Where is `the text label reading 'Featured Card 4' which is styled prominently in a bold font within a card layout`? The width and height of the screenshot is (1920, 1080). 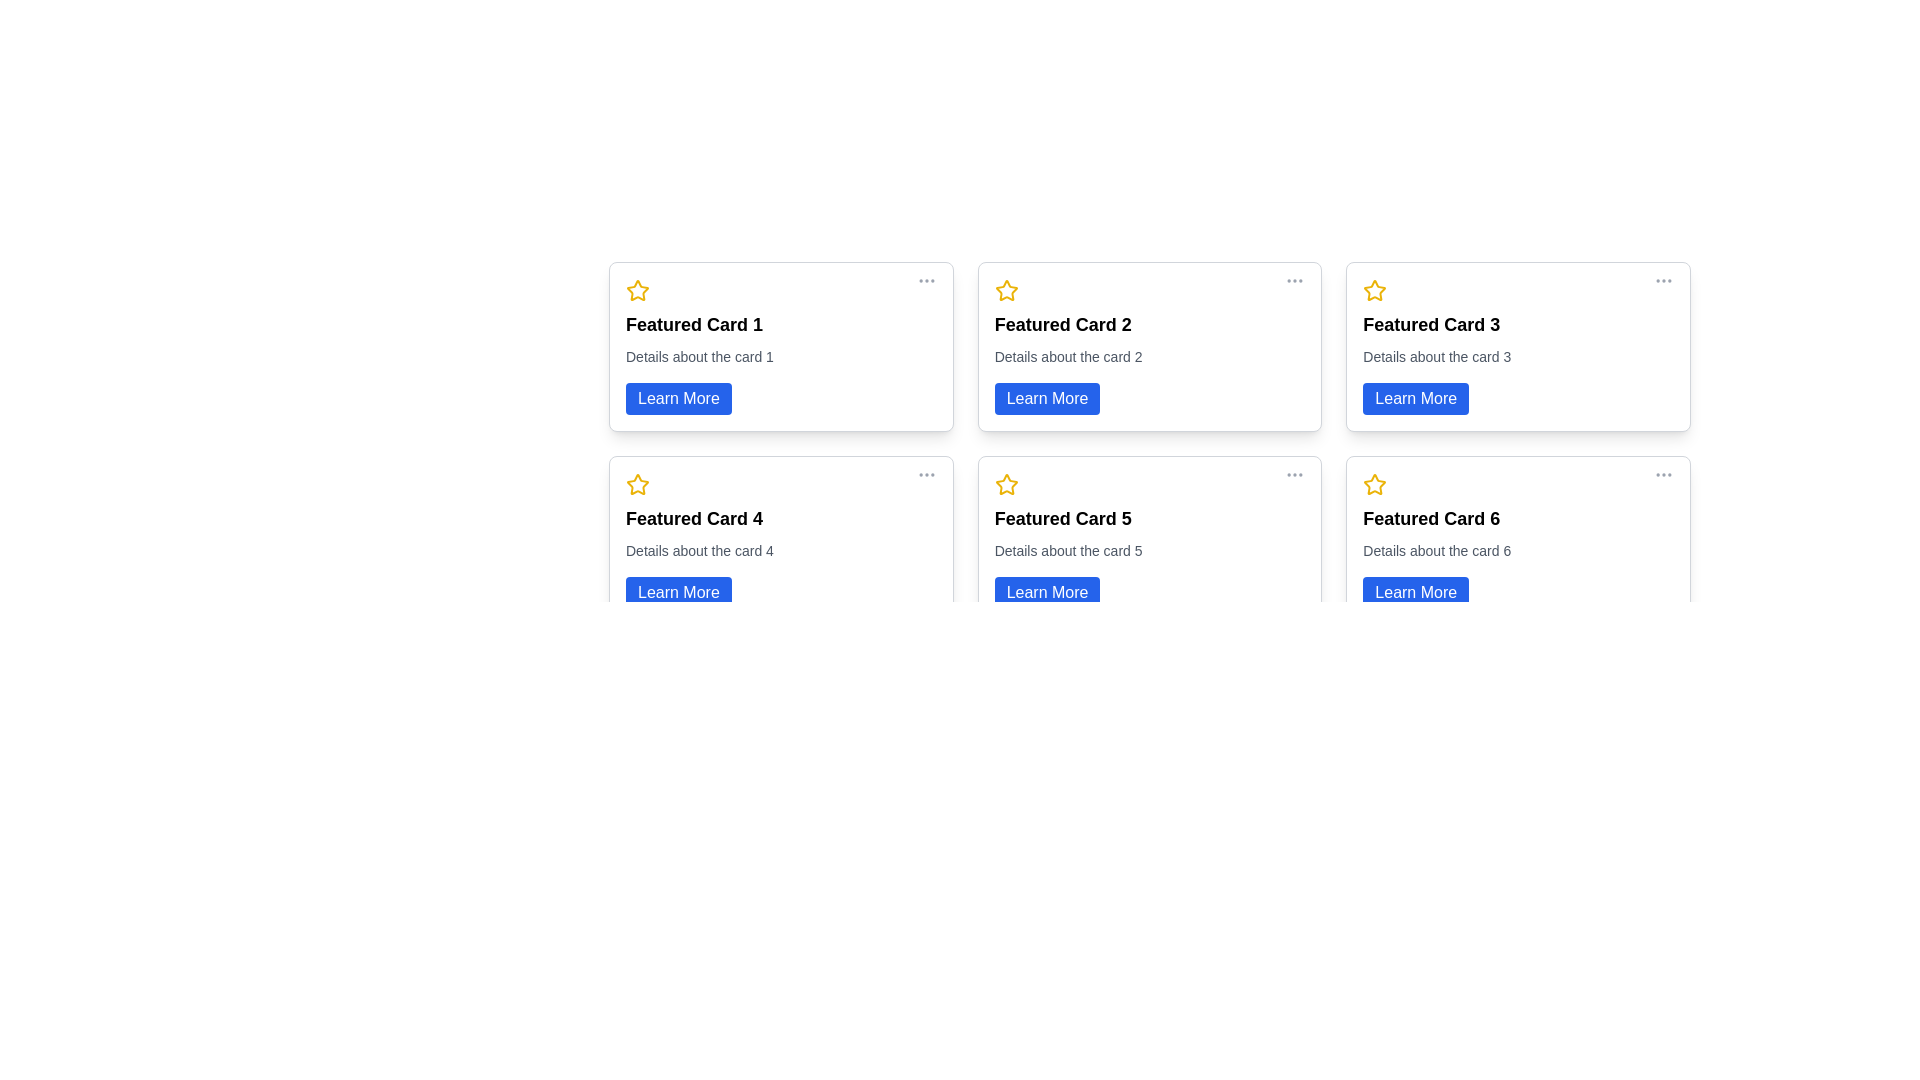
the text label reading 'Featured Card 4' which is styled prominently in a bold font within a card layout is located at coordinates (694, 518).